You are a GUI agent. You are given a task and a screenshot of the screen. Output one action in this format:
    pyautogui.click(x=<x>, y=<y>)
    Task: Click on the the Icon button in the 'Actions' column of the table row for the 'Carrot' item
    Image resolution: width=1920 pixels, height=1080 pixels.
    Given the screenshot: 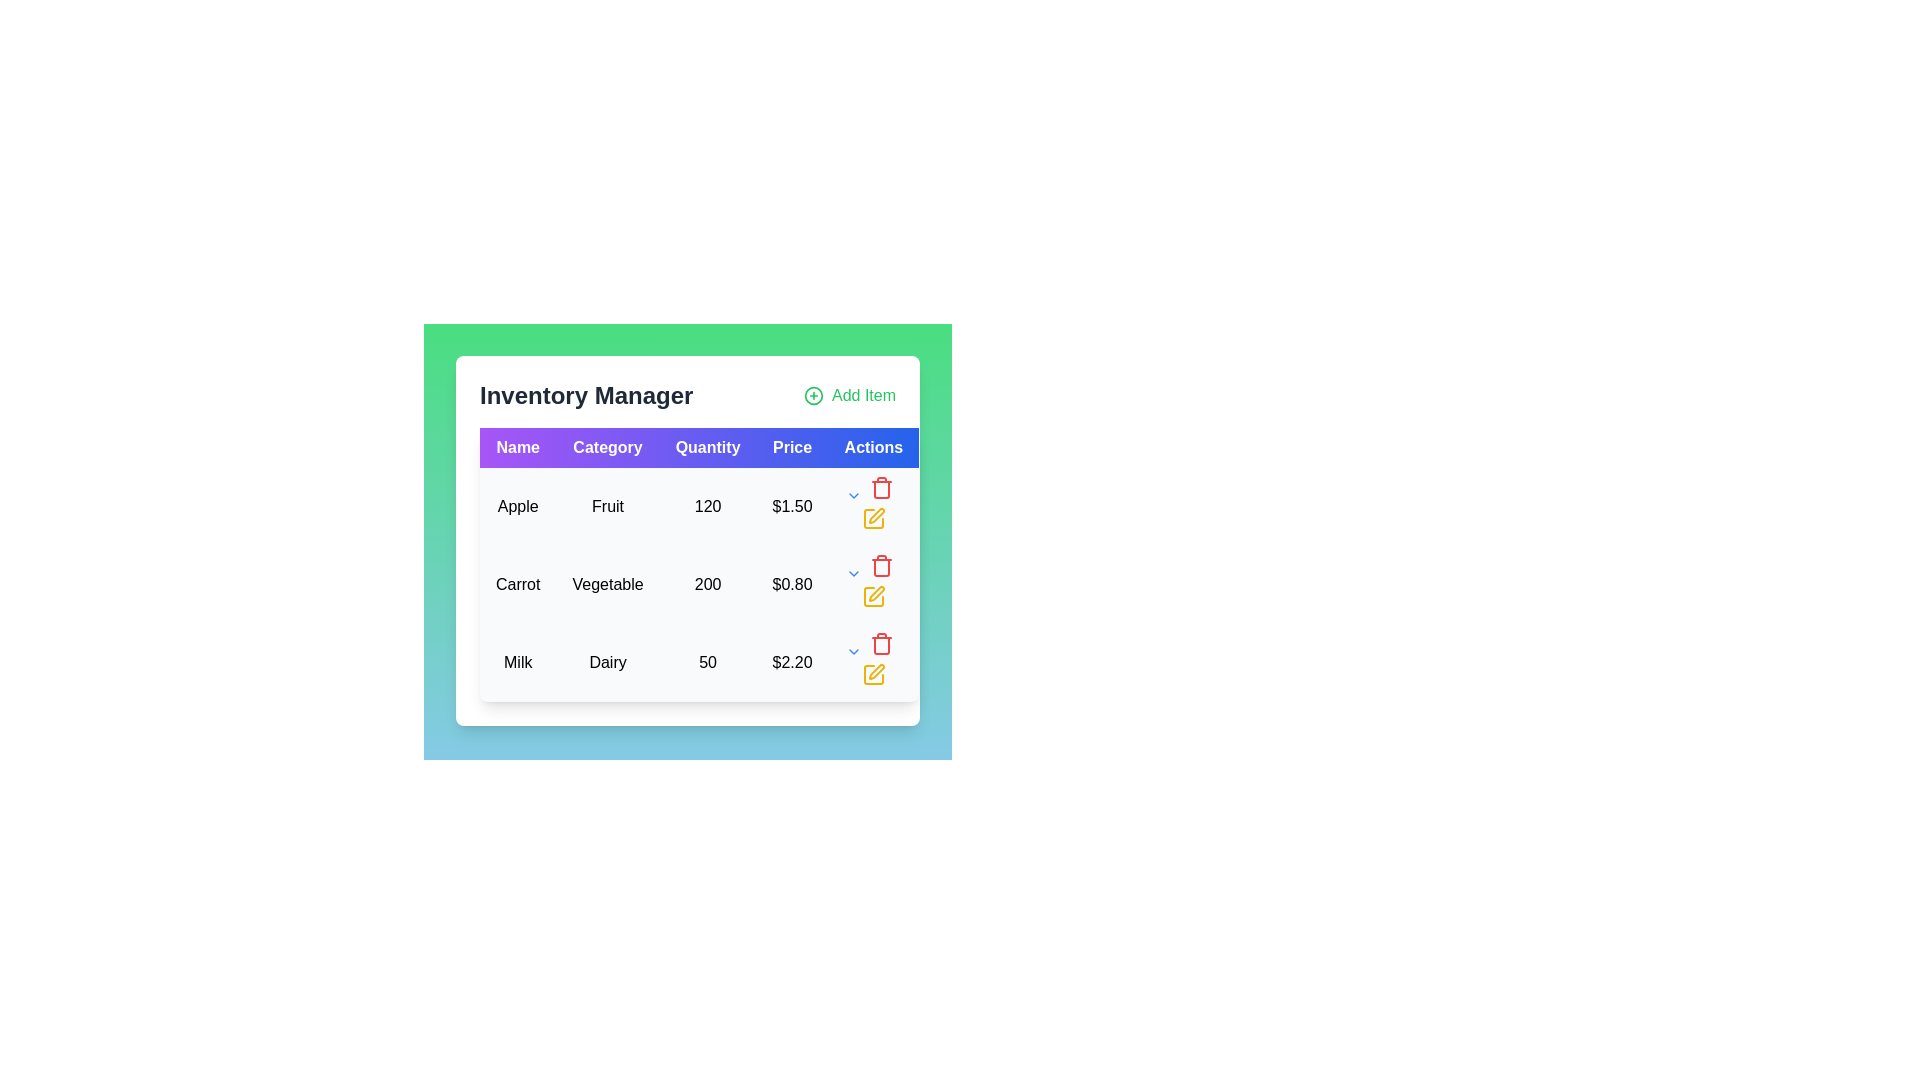 What is the action you would take?
    pyautogui.click(x=876, y=593)
    